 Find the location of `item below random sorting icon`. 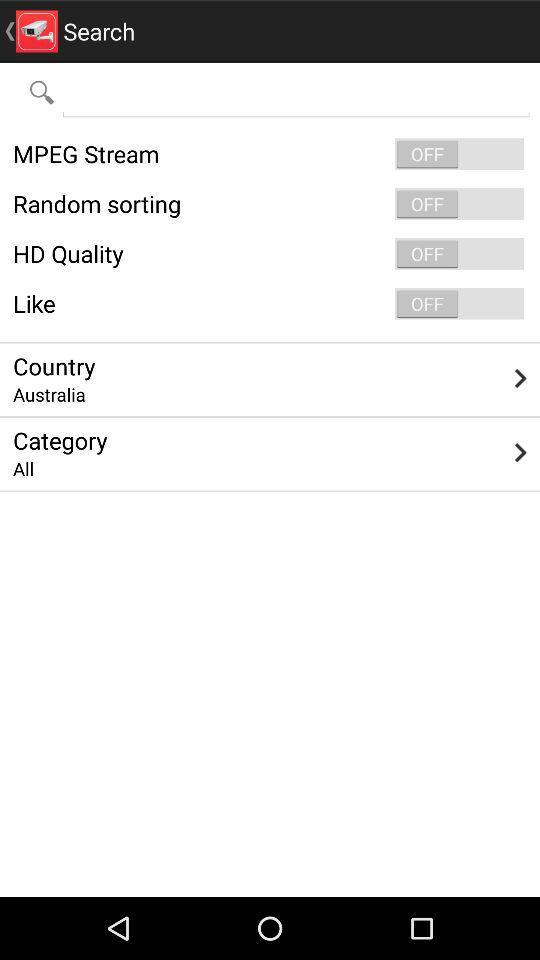

item below random sorting icon is located at coordinates (270, 252).